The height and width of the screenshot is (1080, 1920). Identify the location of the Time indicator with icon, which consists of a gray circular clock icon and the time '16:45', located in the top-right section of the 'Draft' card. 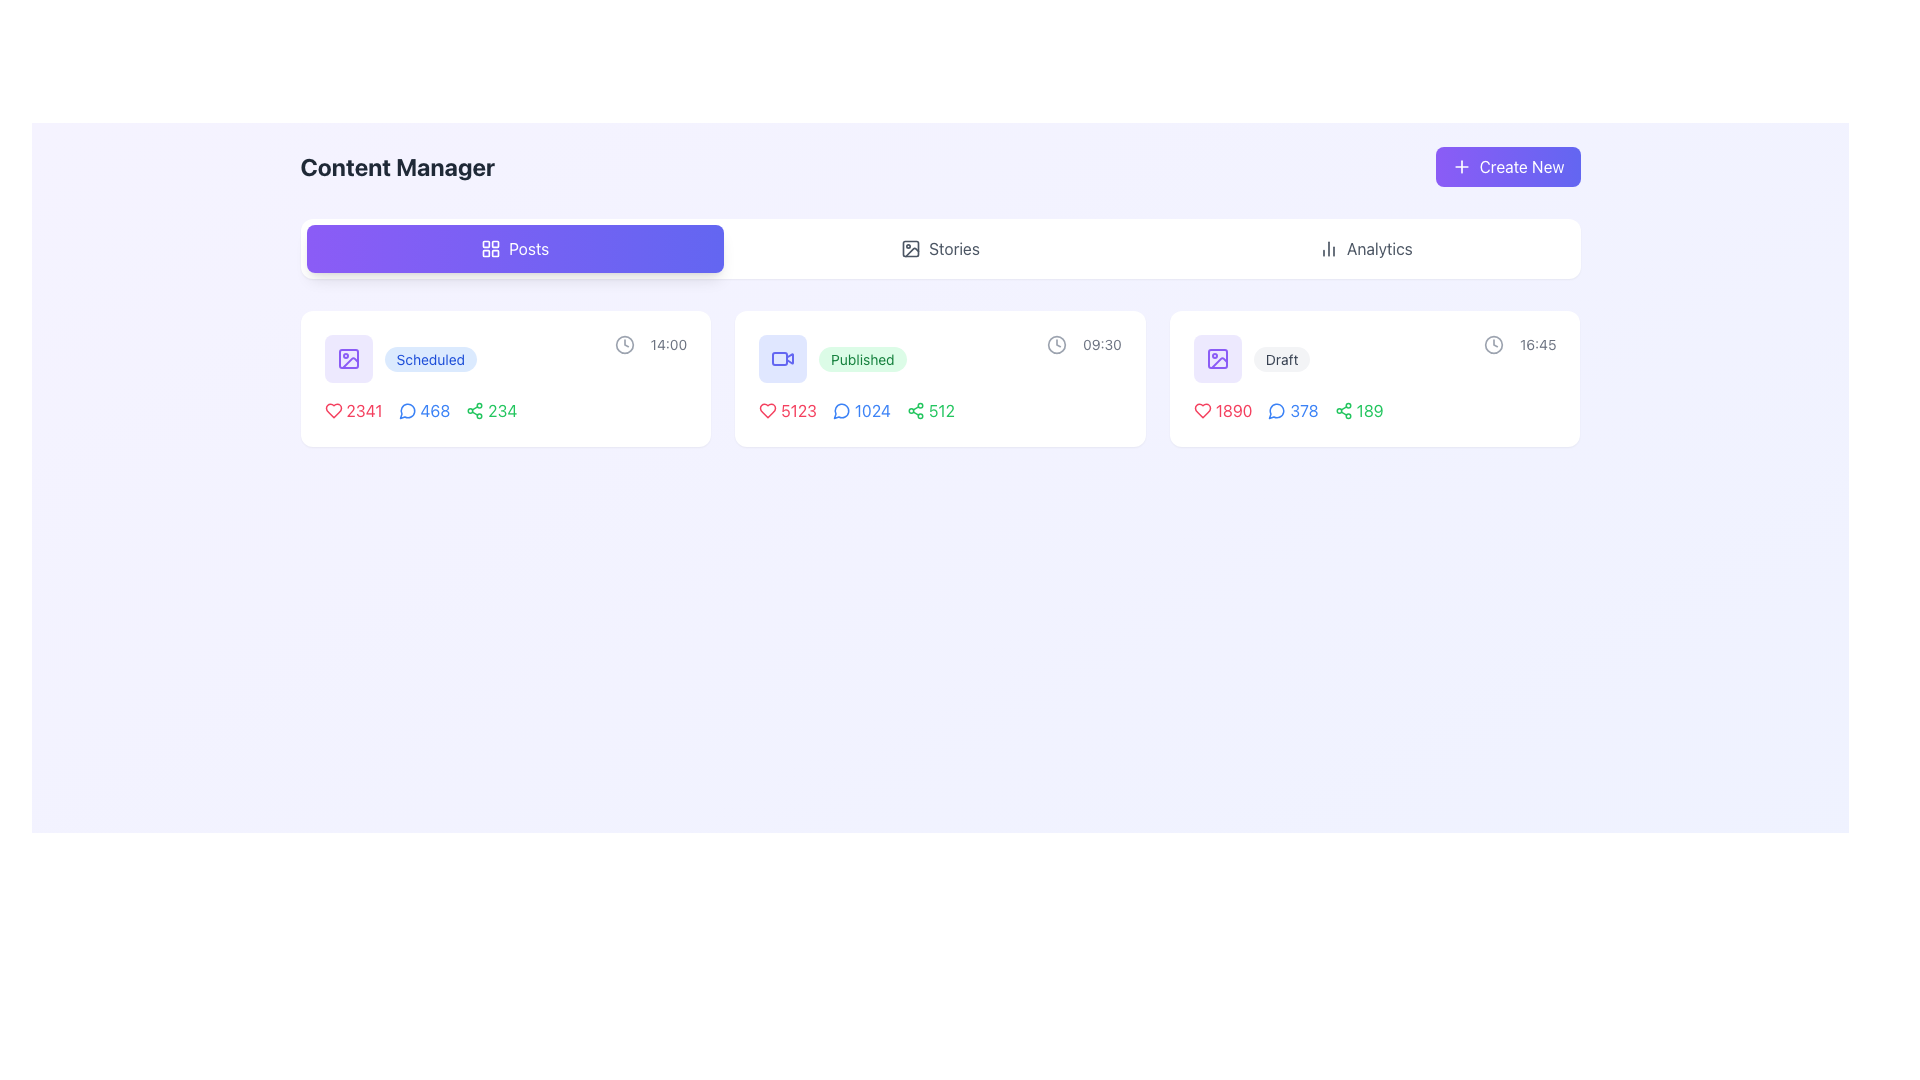
(1520, 343).